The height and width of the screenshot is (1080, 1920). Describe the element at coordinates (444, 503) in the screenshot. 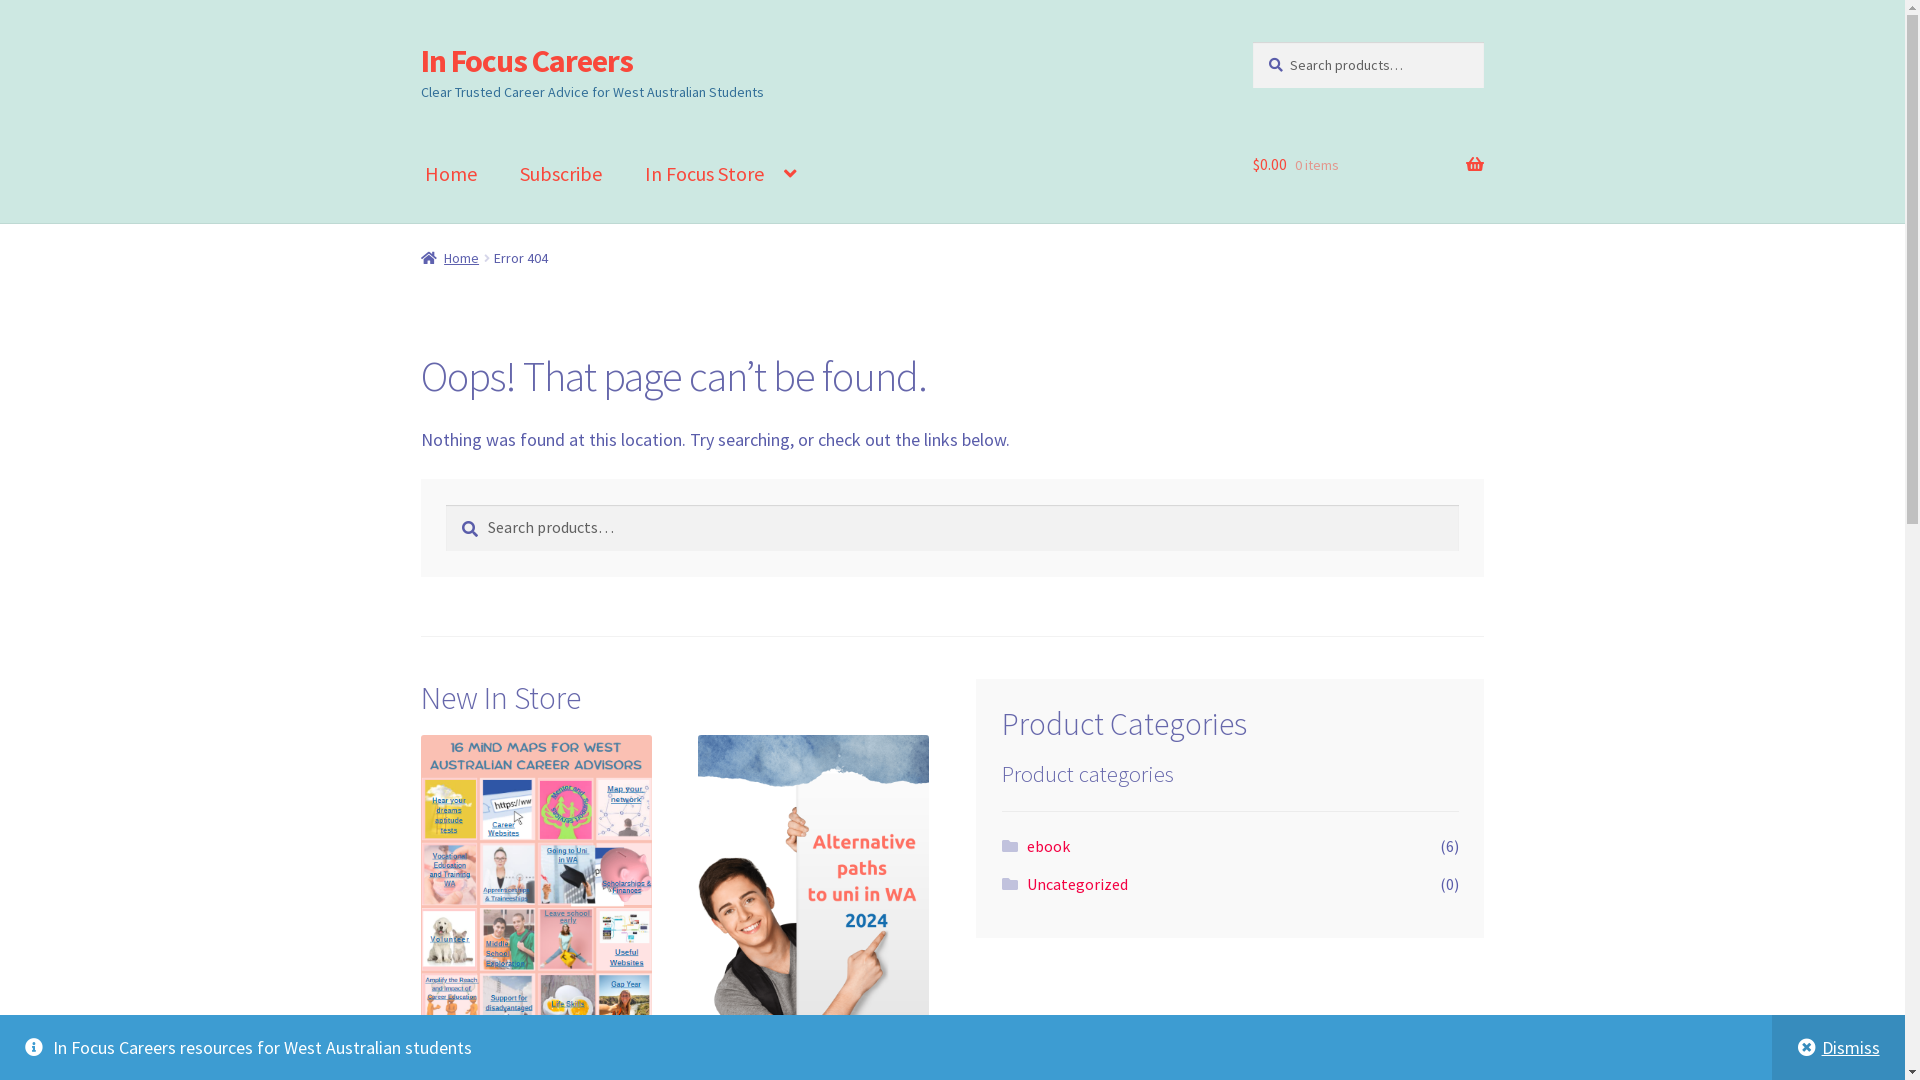

I see `'Search'` at that location.